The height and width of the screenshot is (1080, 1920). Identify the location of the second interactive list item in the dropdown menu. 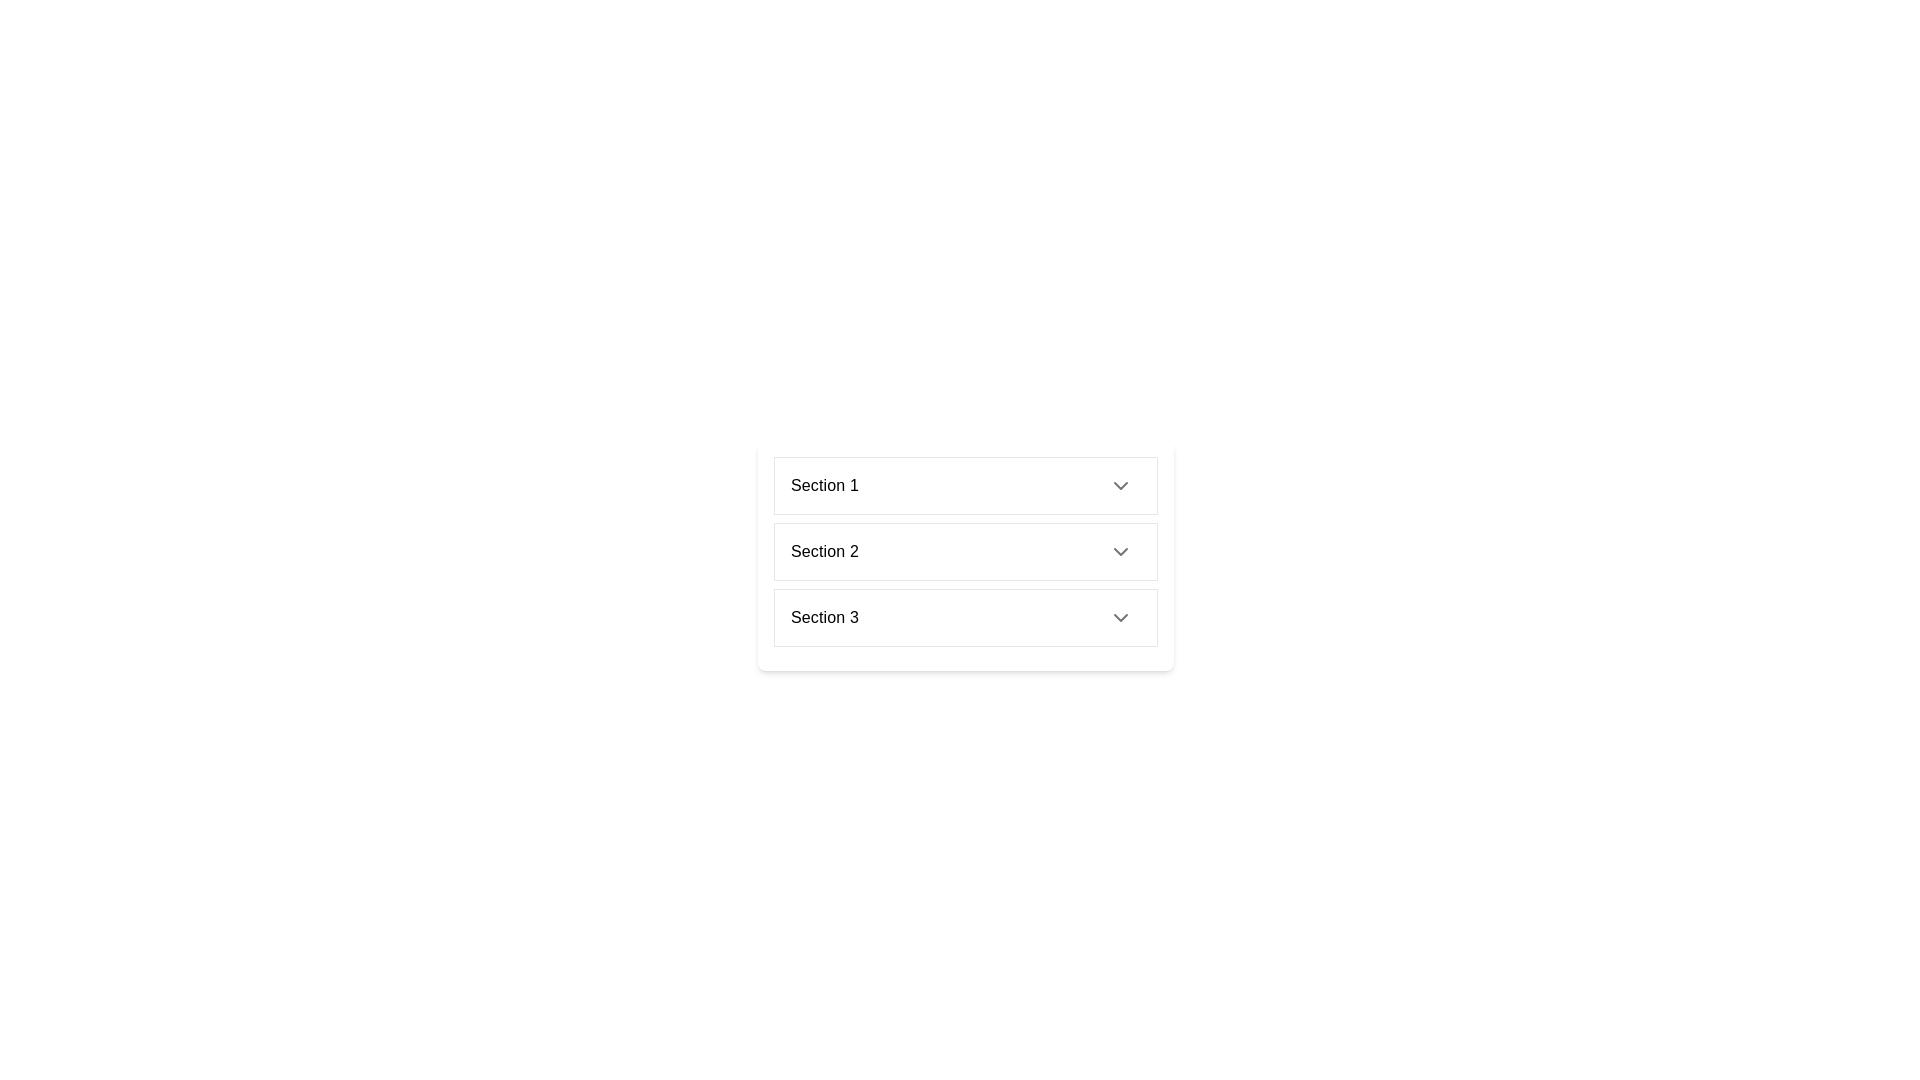
(965, 547).